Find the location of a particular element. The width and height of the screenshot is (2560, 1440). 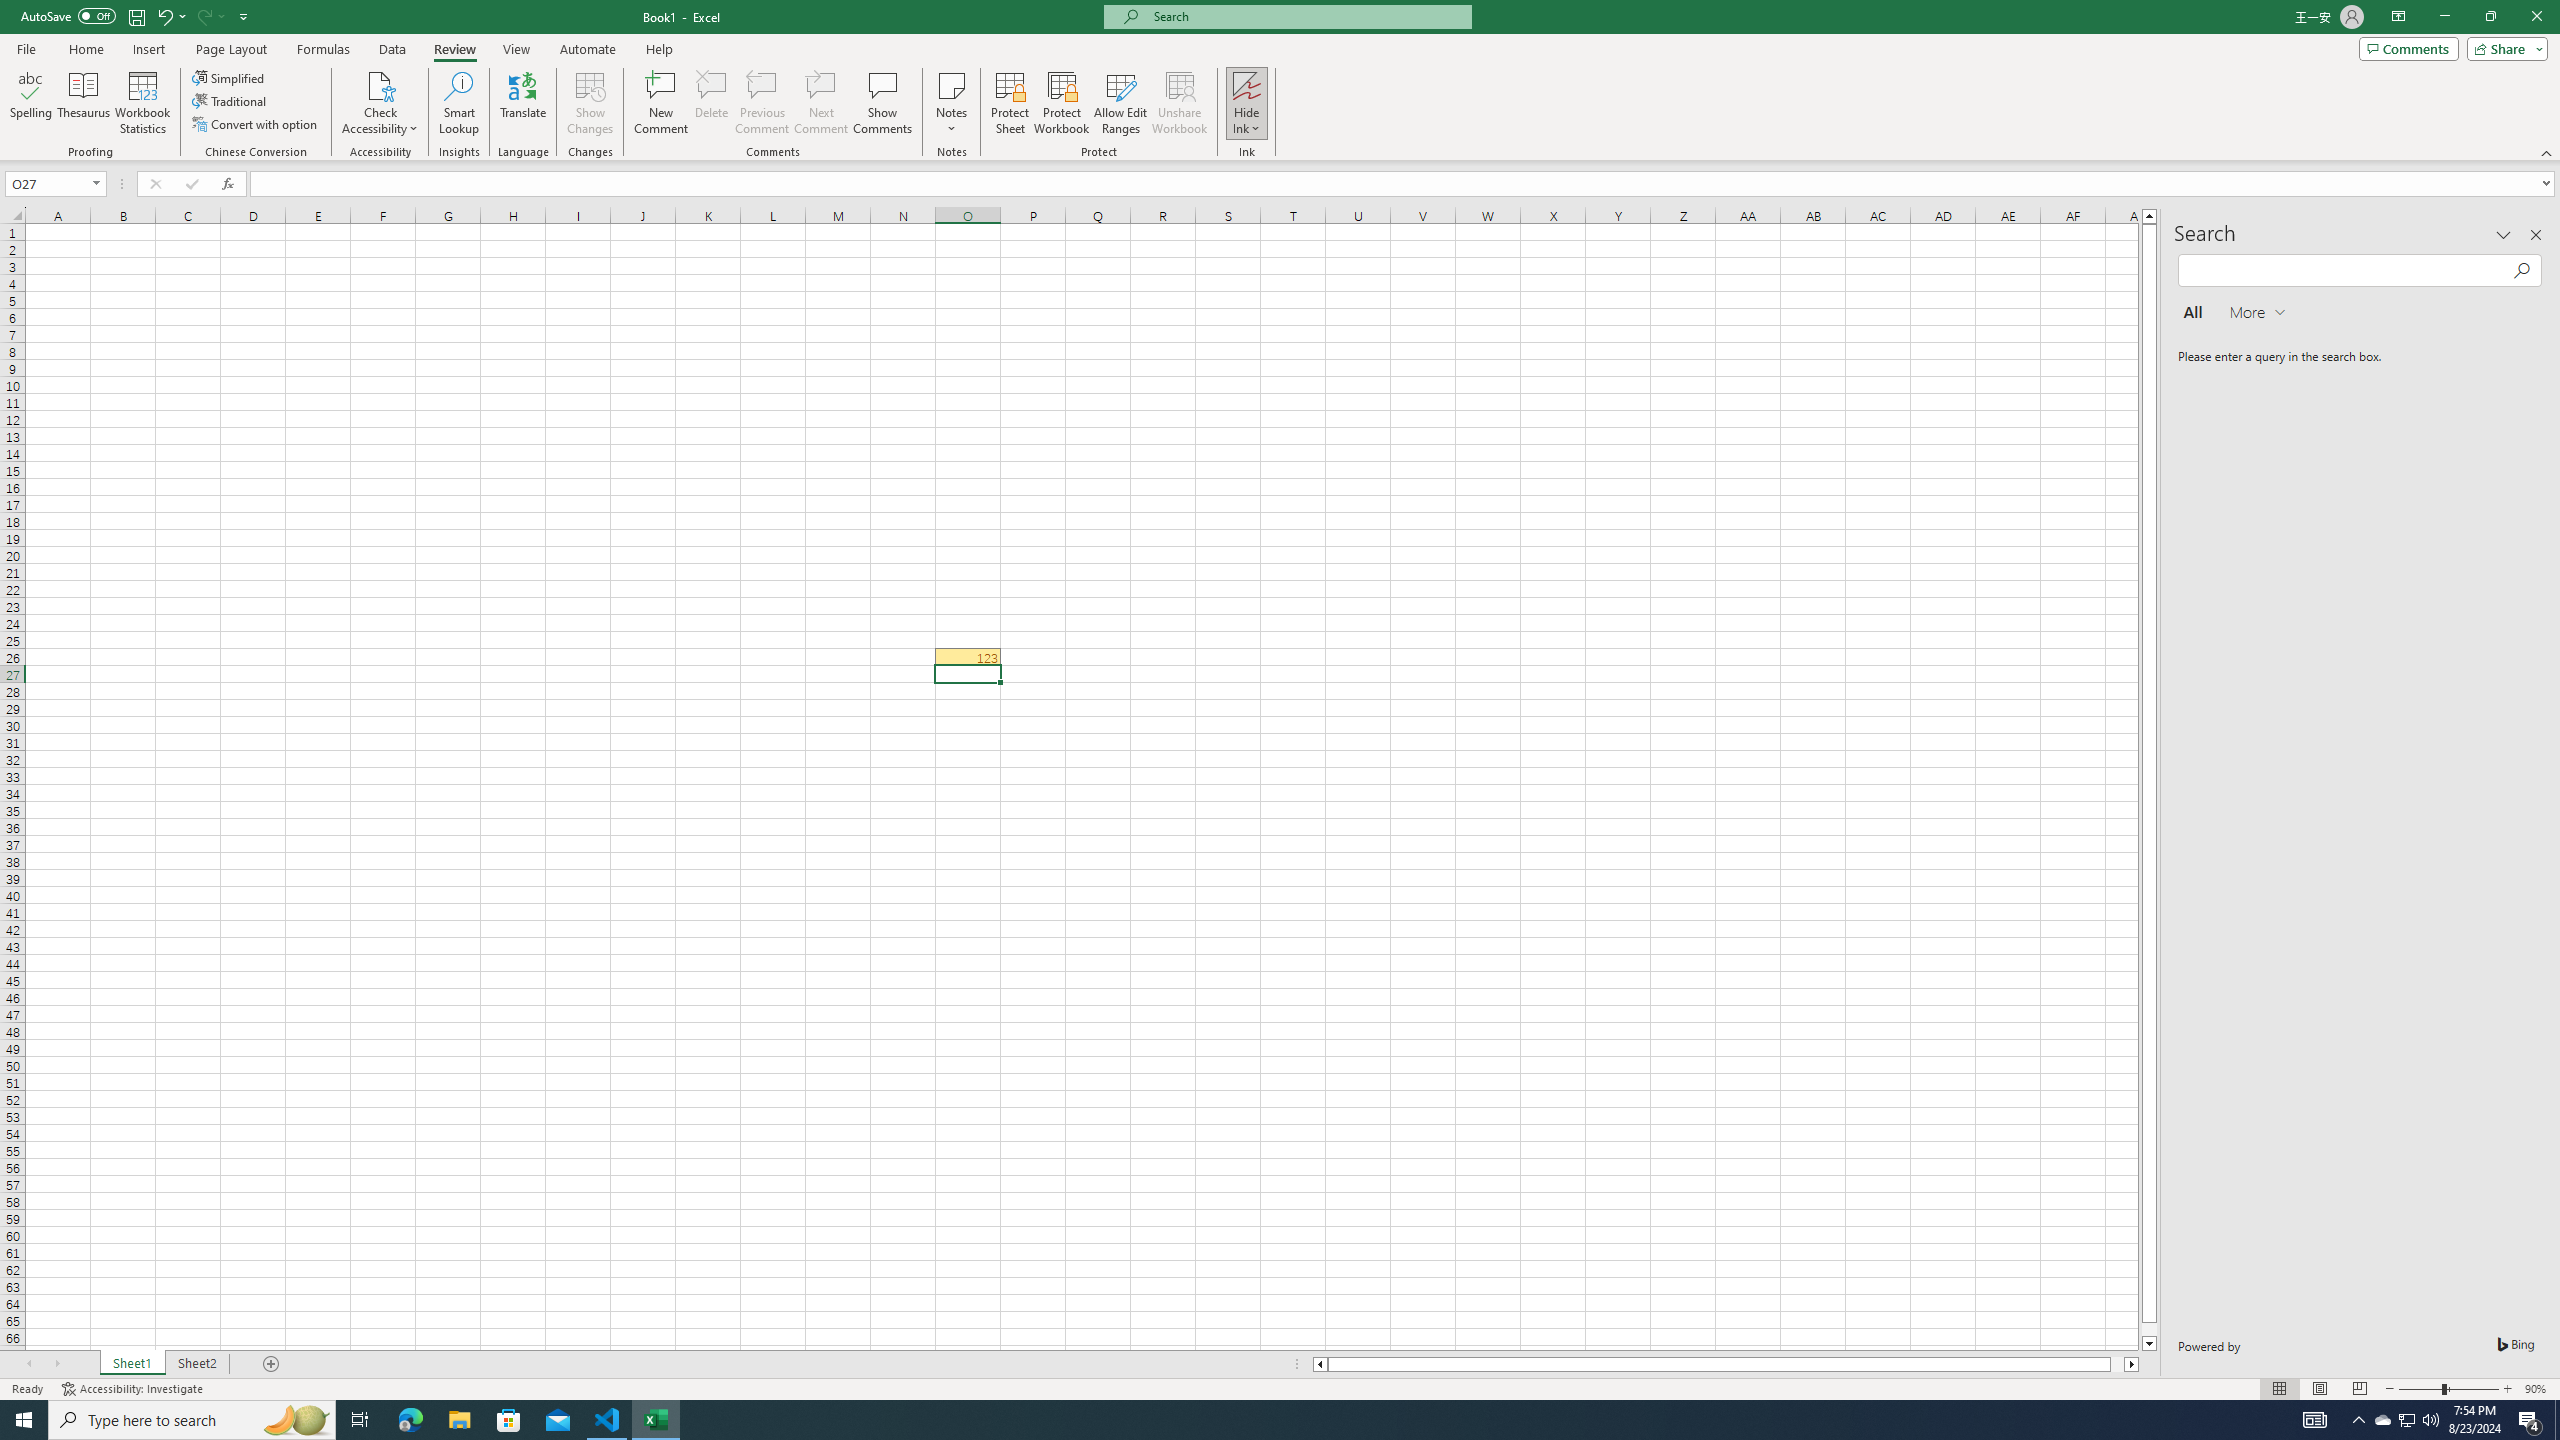

'Simplified' is located at coordinates (229, 77).